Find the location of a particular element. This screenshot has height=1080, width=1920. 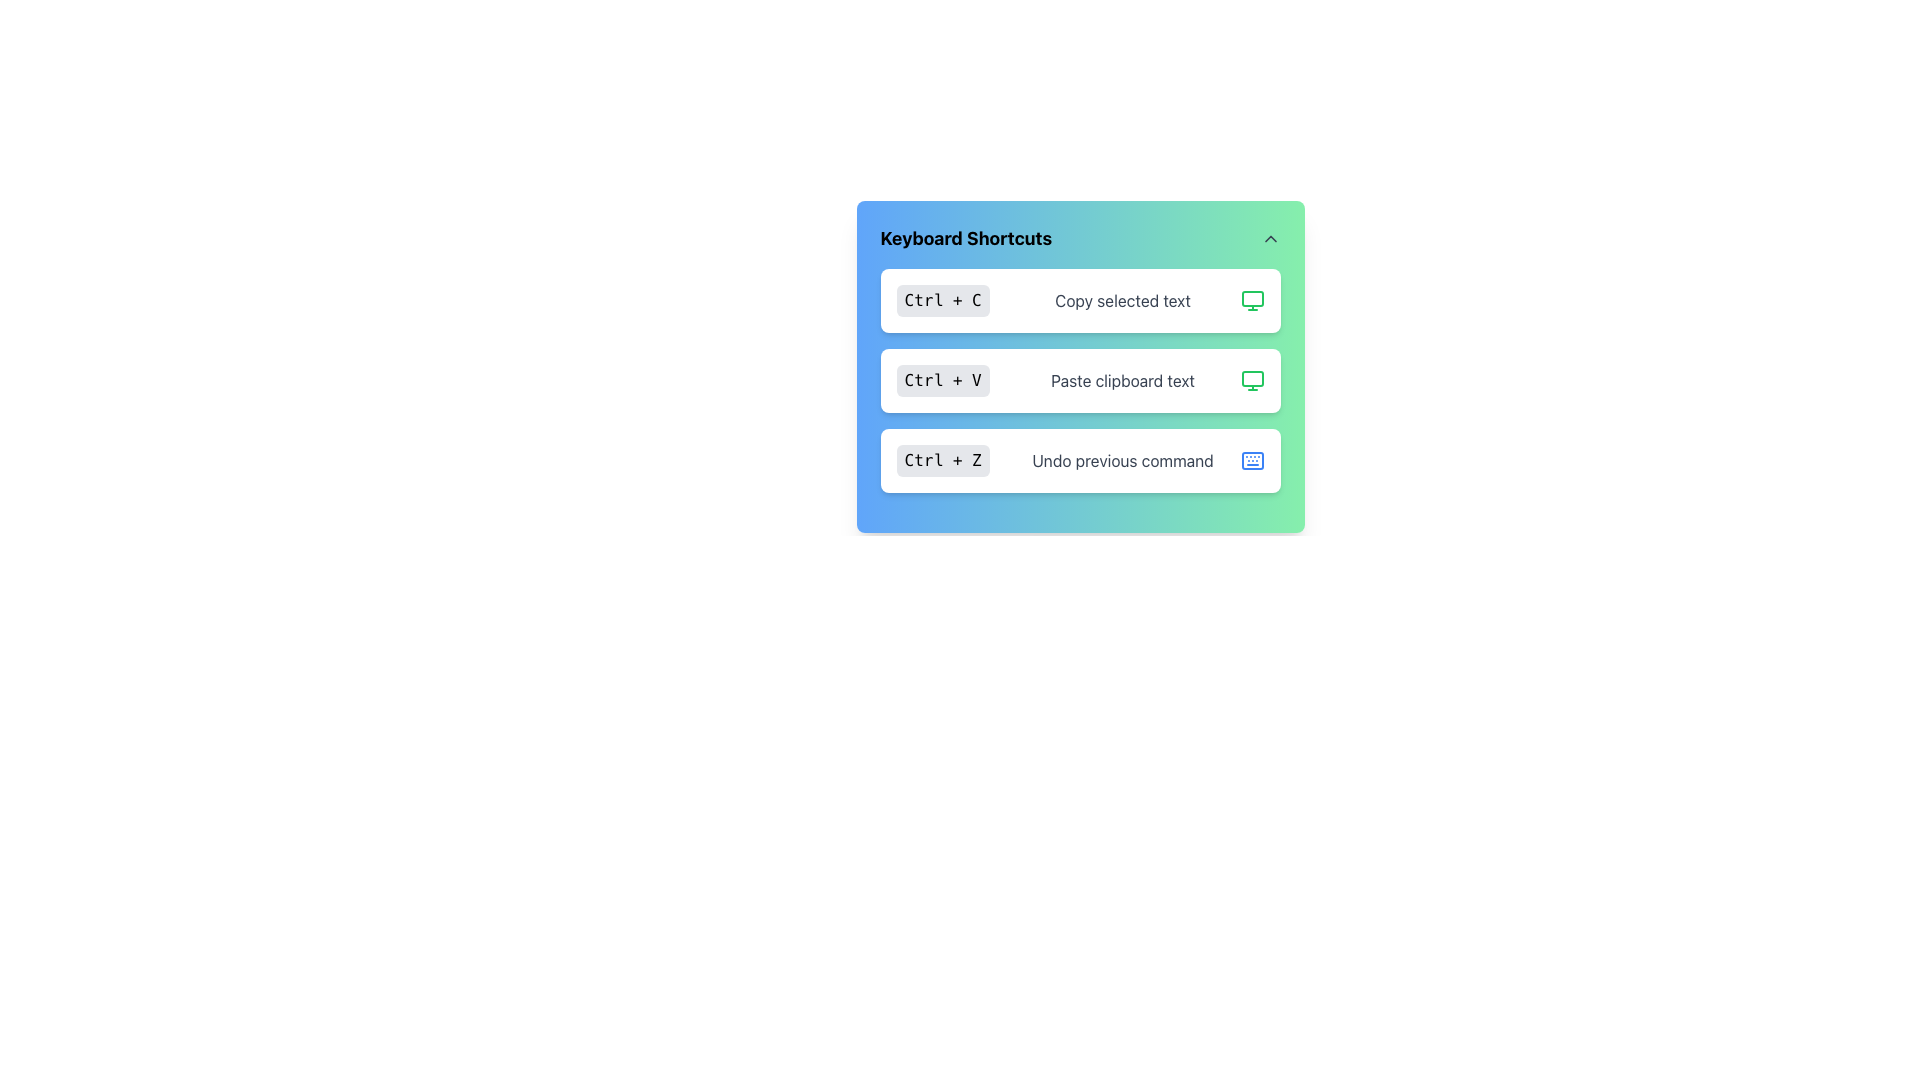

text information from the Interactive Info Block that indicates the keyboard shortcut 'Ctrl + V' for pasting clipboard text, located as the second block in the 'Keyboard Shortcuts' section is located at coordinates (1079, 381).